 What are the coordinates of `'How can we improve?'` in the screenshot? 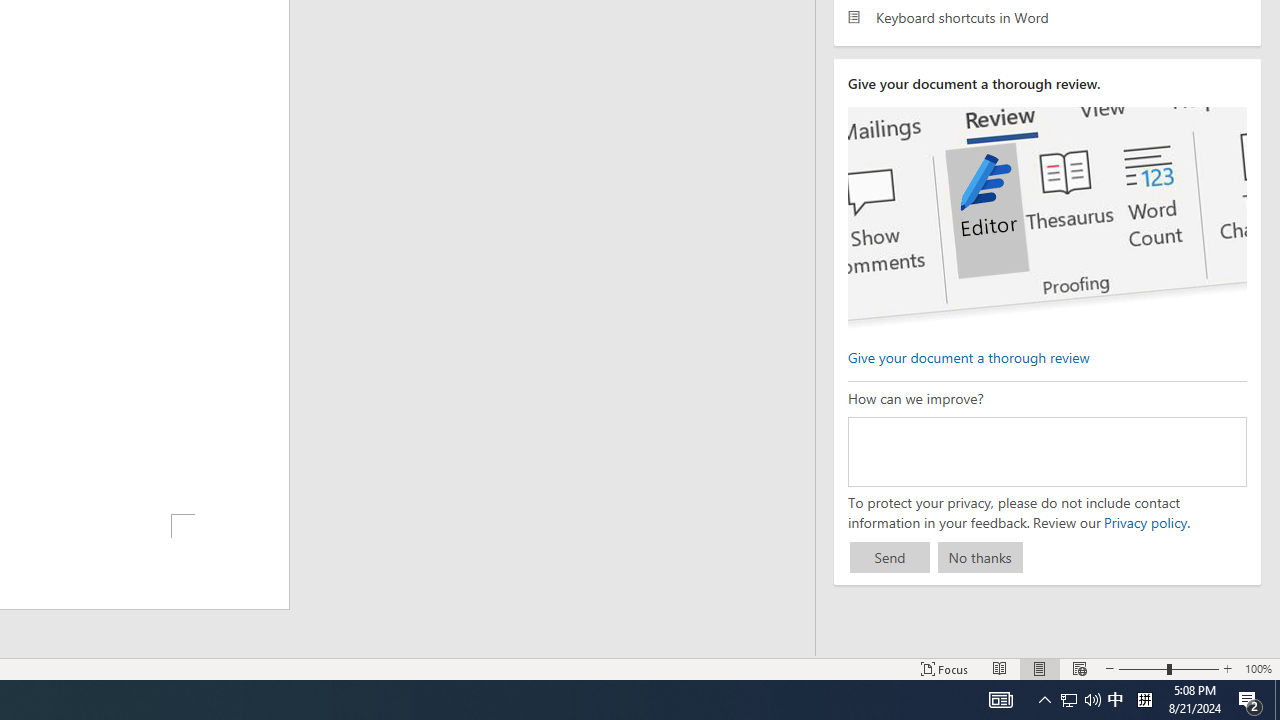 It's located at (1046, 451).